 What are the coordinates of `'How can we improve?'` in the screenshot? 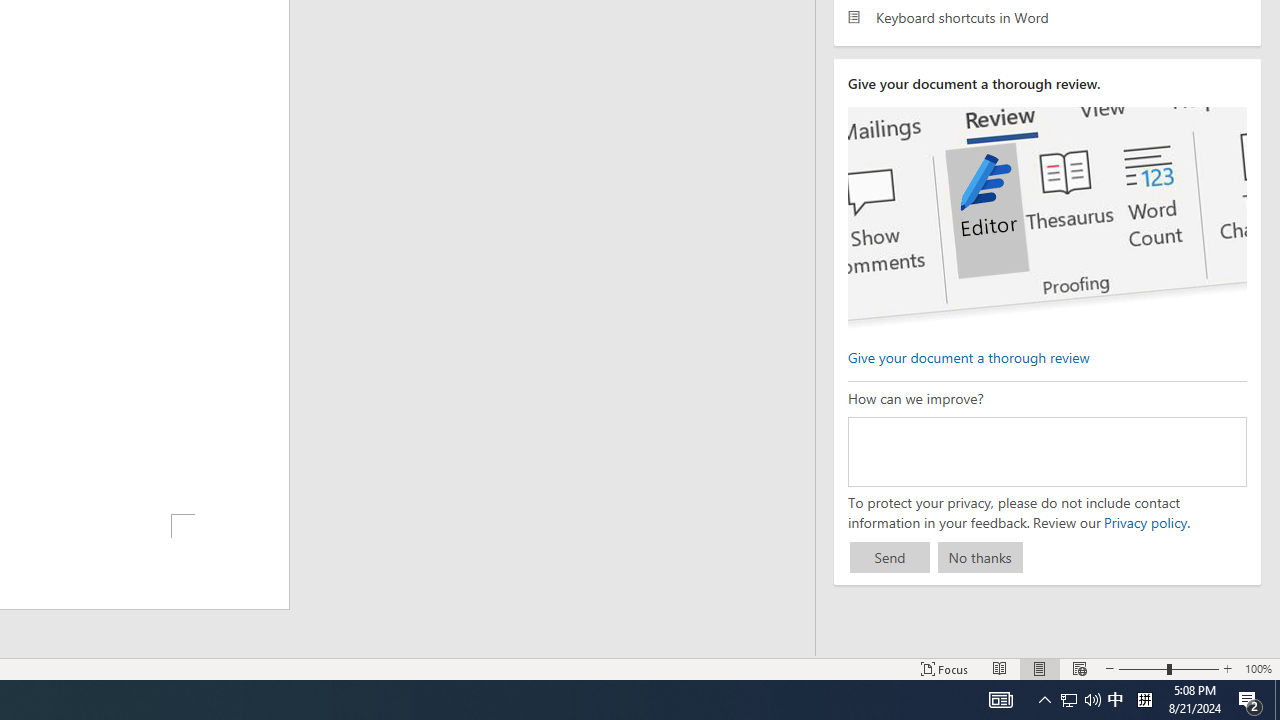 It's located at (1046, 451).